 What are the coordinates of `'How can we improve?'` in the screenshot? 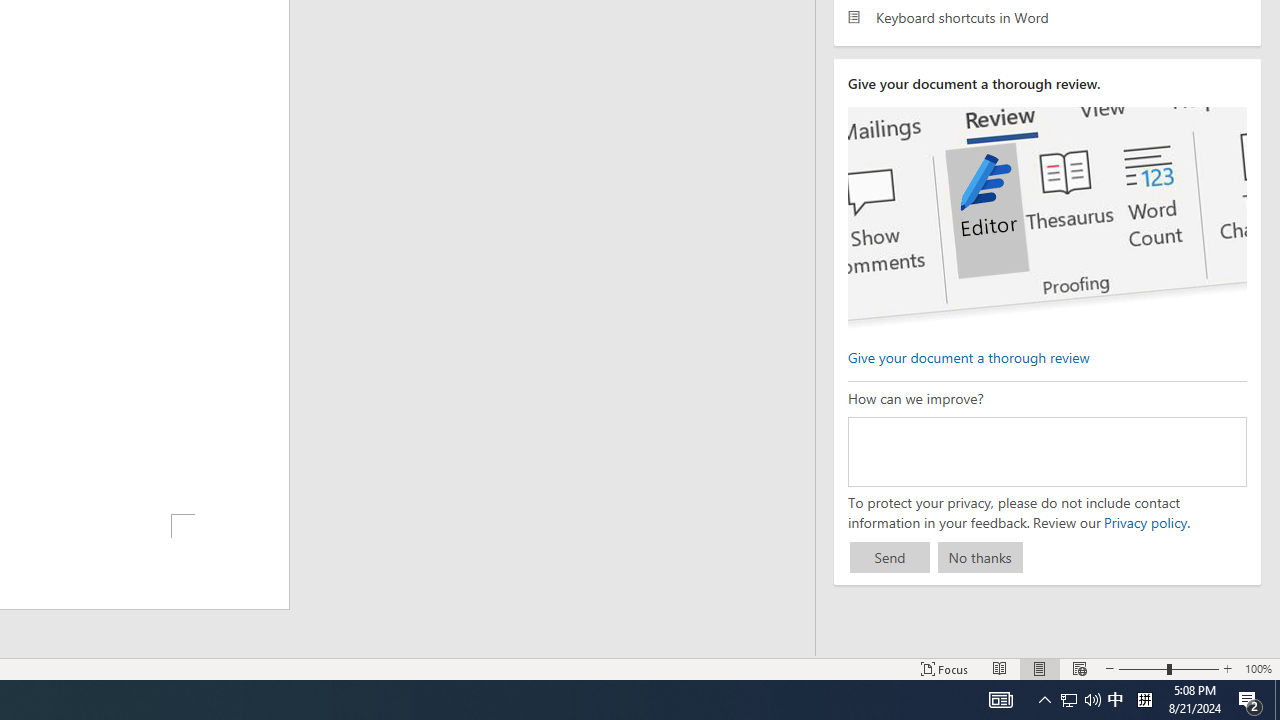 It's located at (1046, 451).